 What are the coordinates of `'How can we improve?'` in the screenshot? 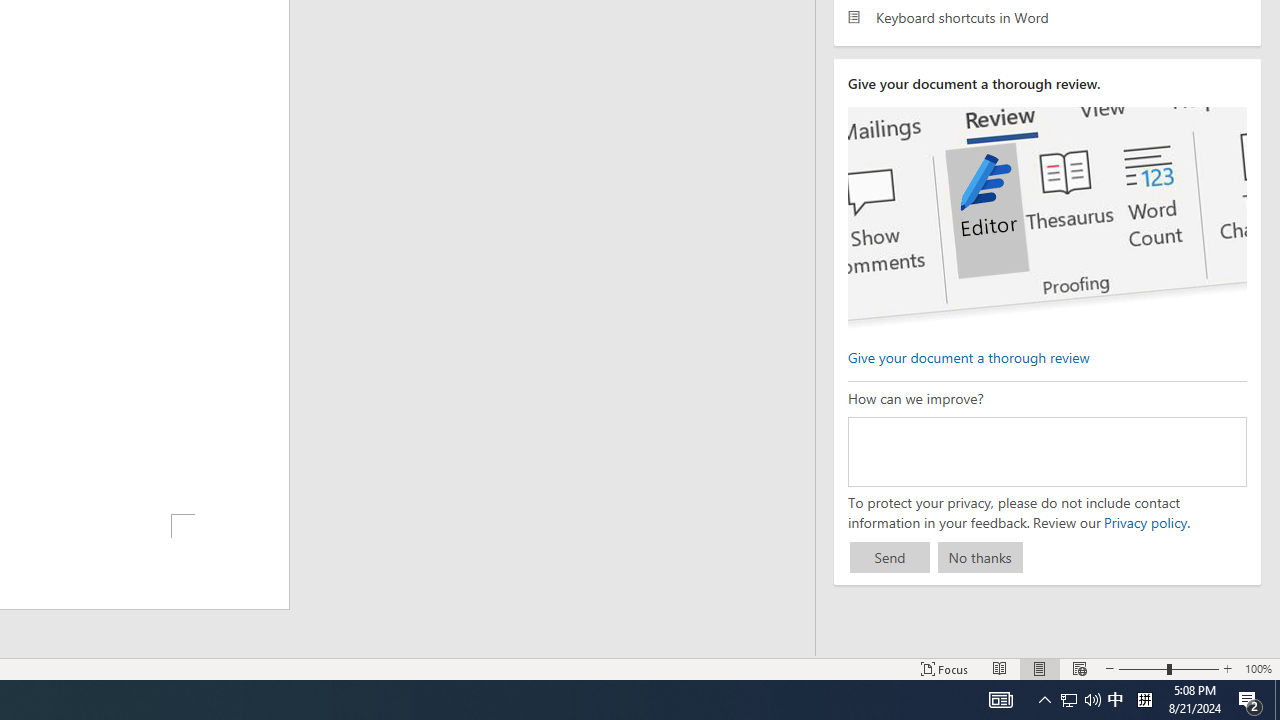 It's located at (1046, 451).